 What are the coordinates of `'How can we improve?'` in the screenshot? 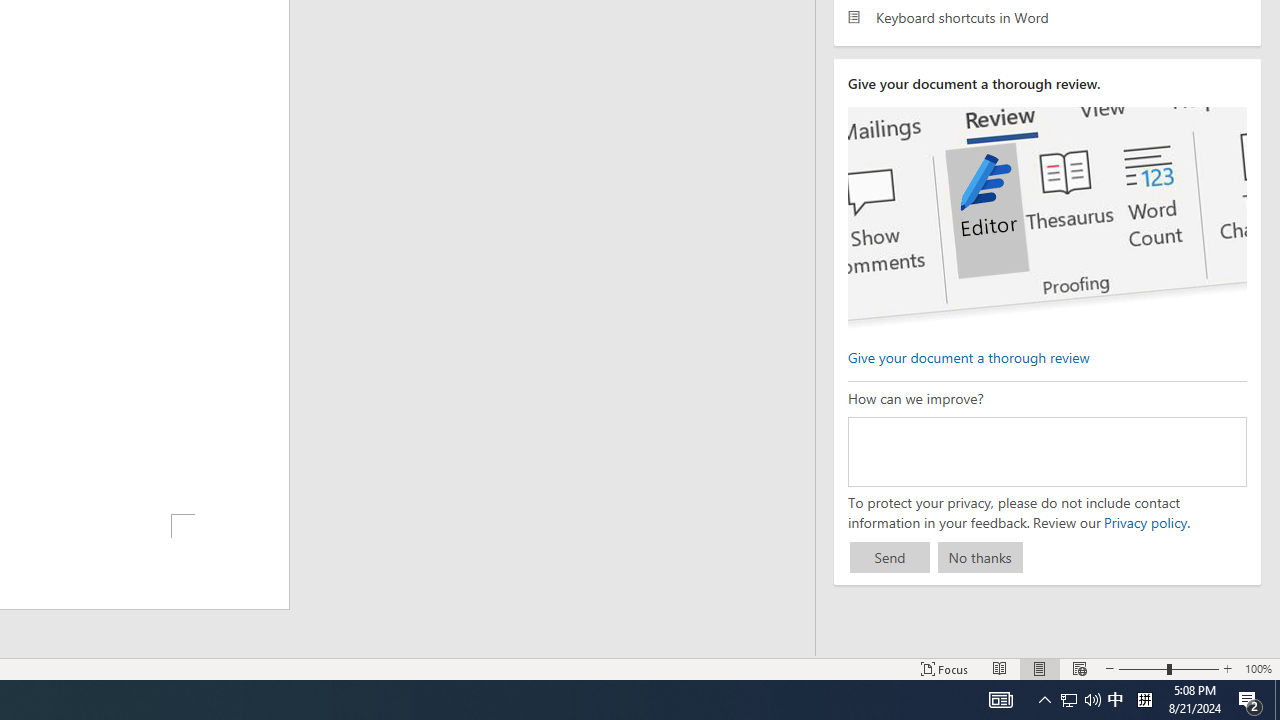 It's located at (1046, 451).